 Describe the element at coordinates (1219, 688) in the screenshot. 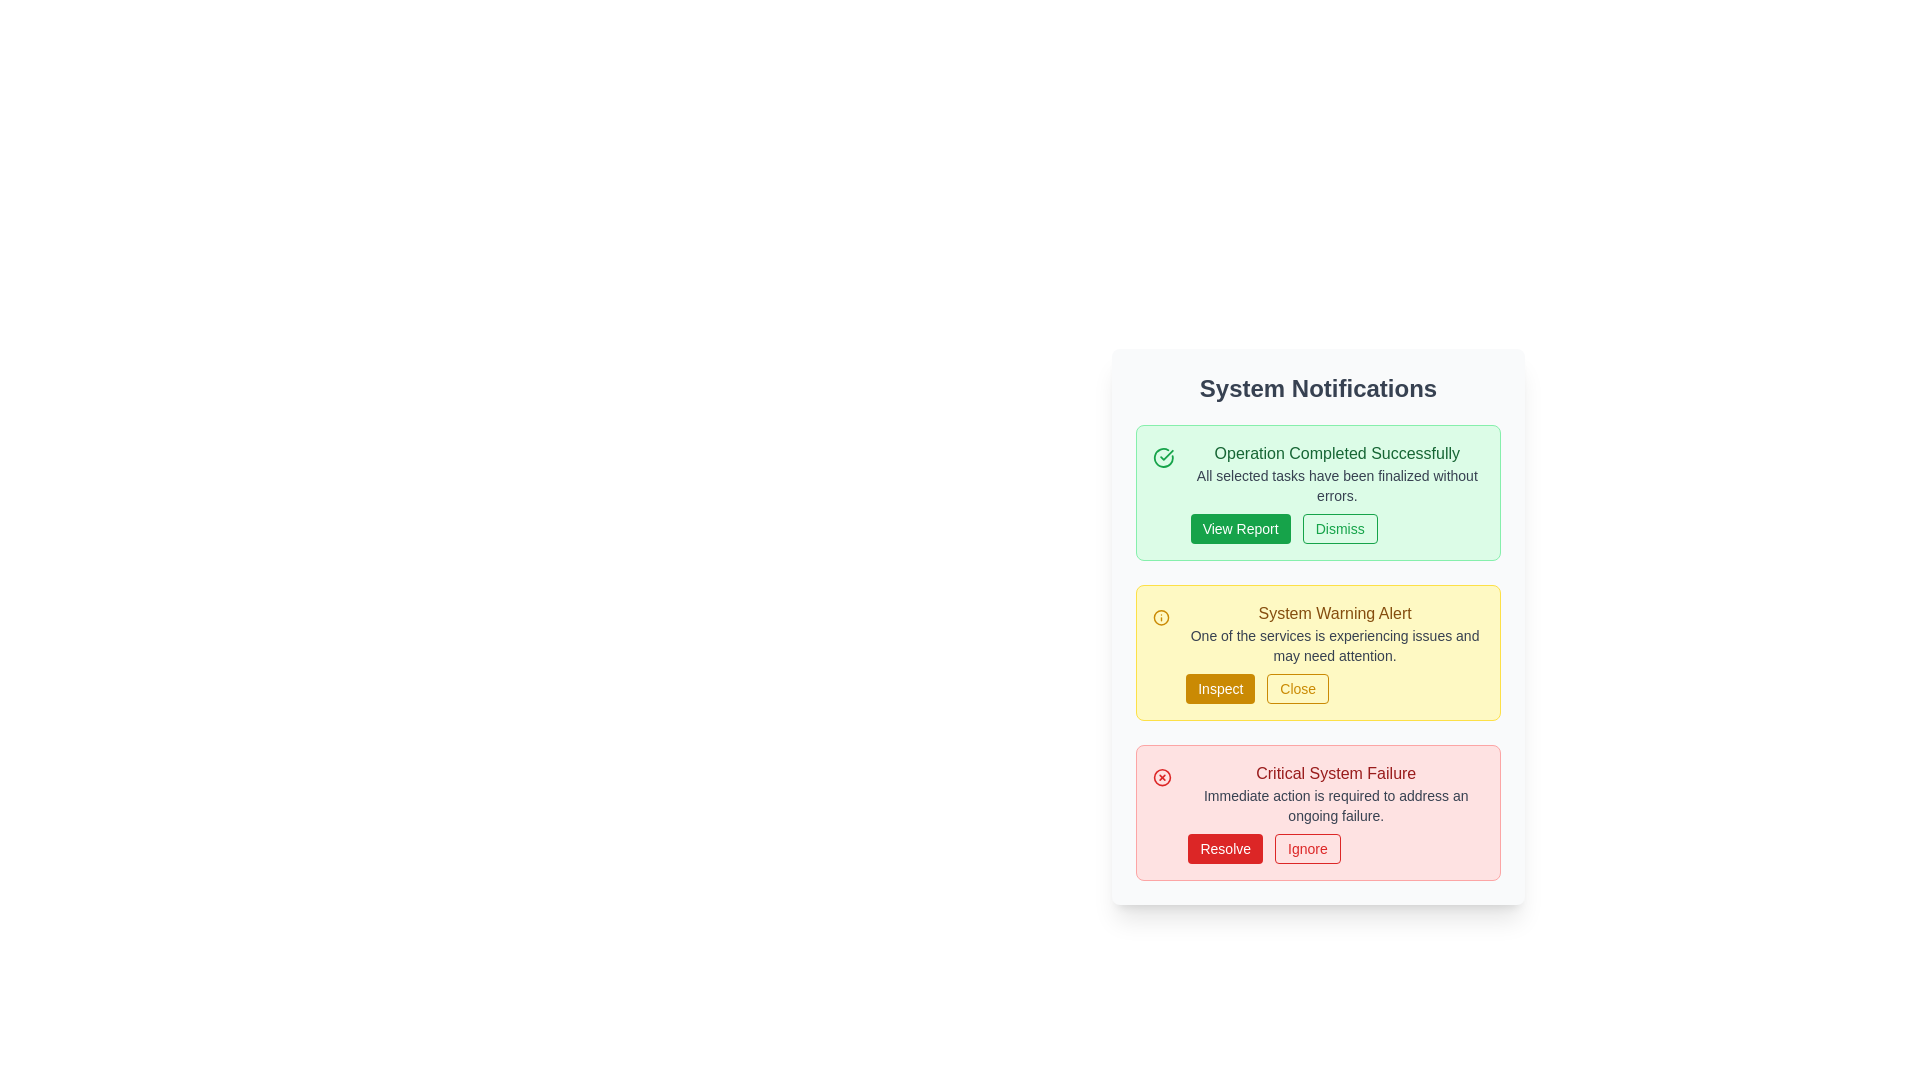

I see `the 'Inspect' button with a yellow background and white text located in the bottom left corner of the 'System Warning Alert' notification box to initiate the inspect action` at that location.